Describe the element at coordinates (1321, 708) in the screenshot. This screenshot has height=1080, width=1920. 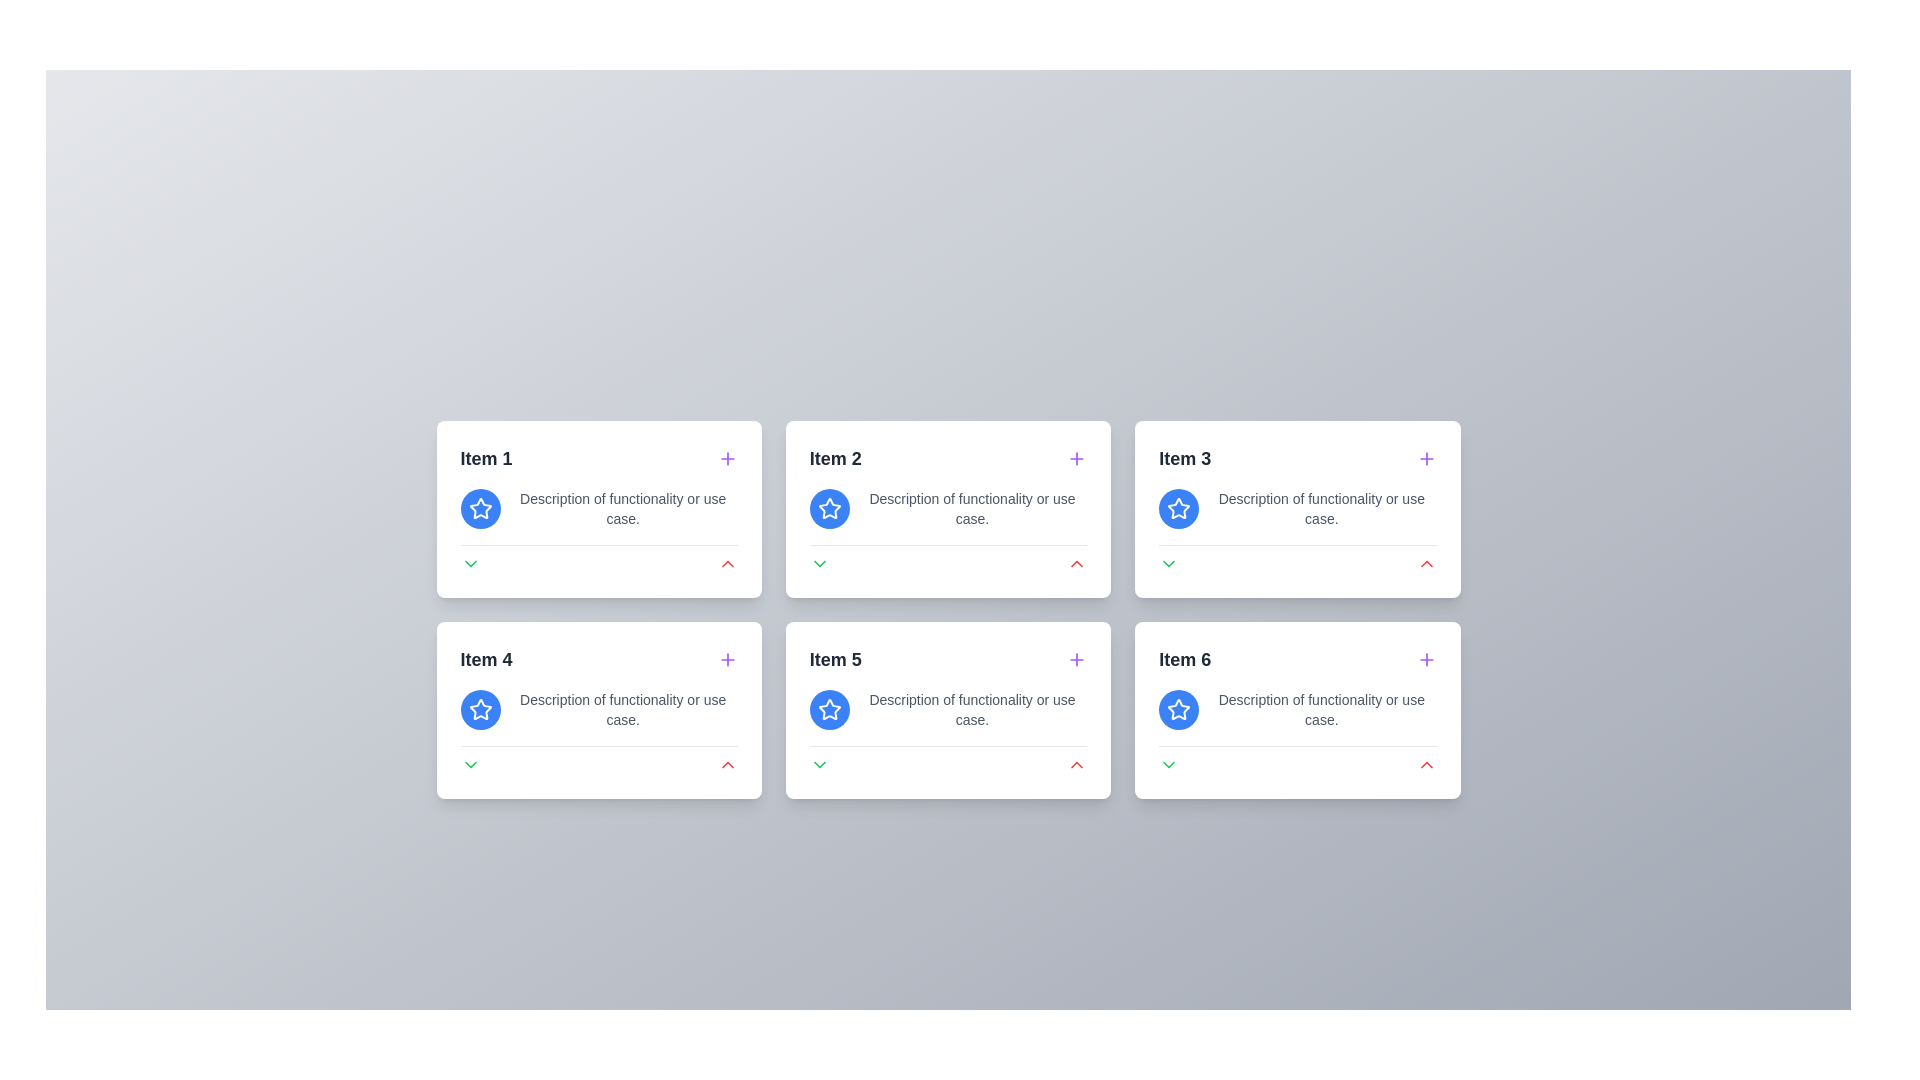
I see `the text label that says 'Description of functionality or use case.' located under the star icon within the card labeled 'Item 6'` at that location.